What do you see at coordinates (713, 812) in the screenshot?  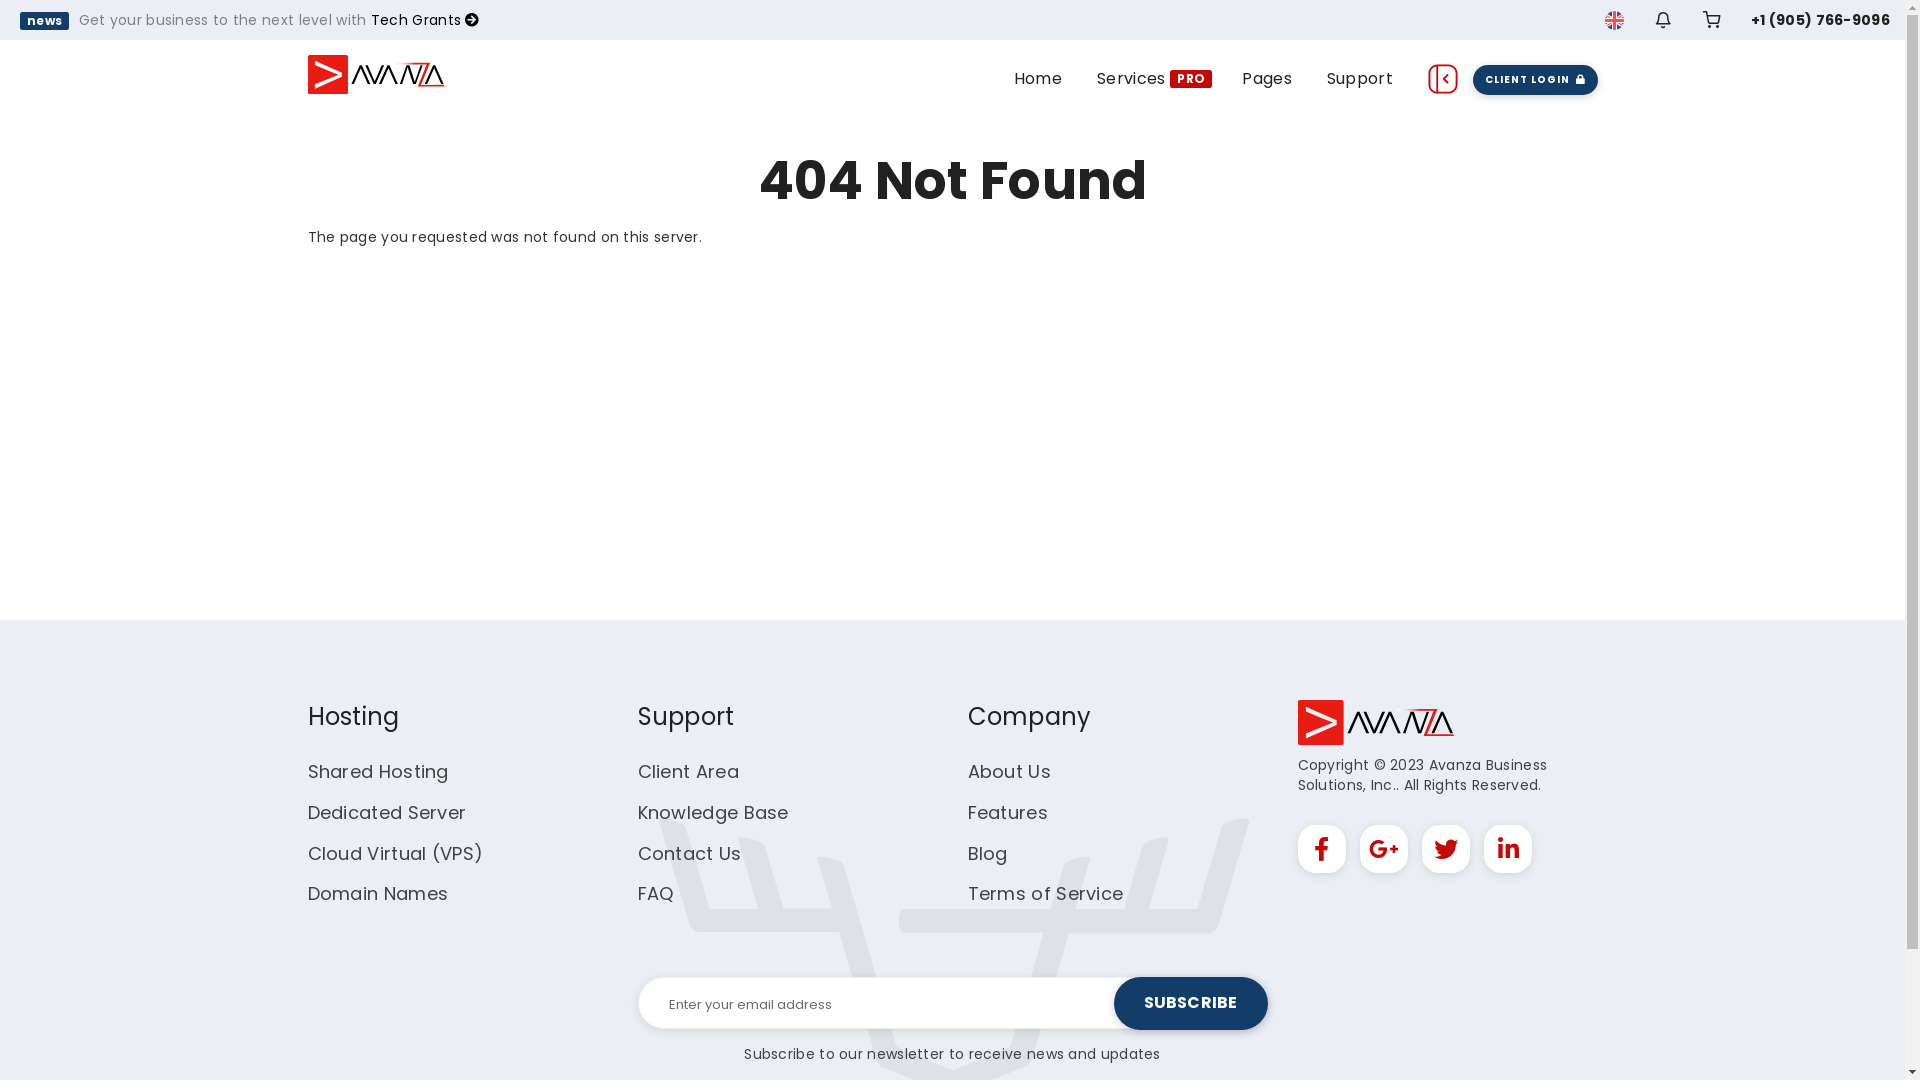 I see `'Knowledge Base'` at bounding box center [713, 812].